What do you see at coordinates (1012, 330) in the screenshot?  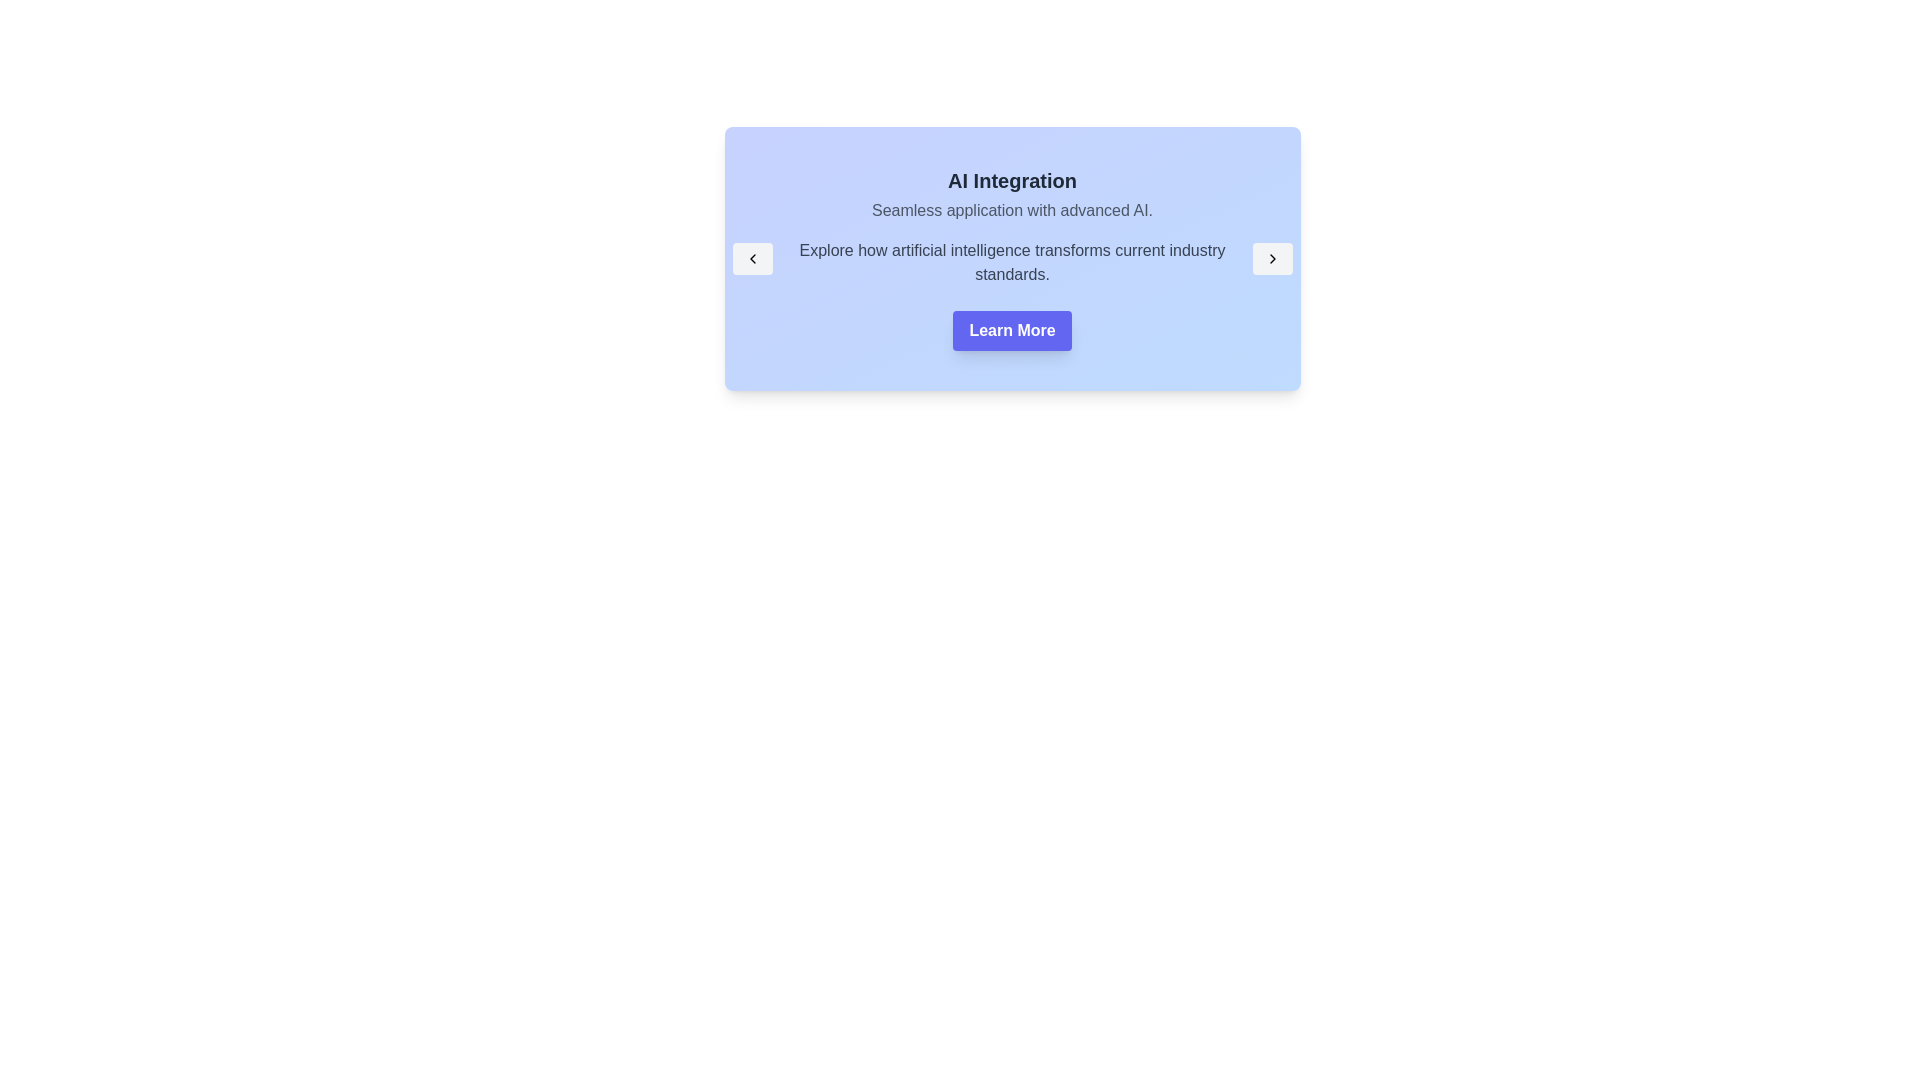 I see `the 'Learn More' button, which is a purple rectangular button with rounded edges and bold white text, to observe the hover effect` at bounding box center [1012, 330].